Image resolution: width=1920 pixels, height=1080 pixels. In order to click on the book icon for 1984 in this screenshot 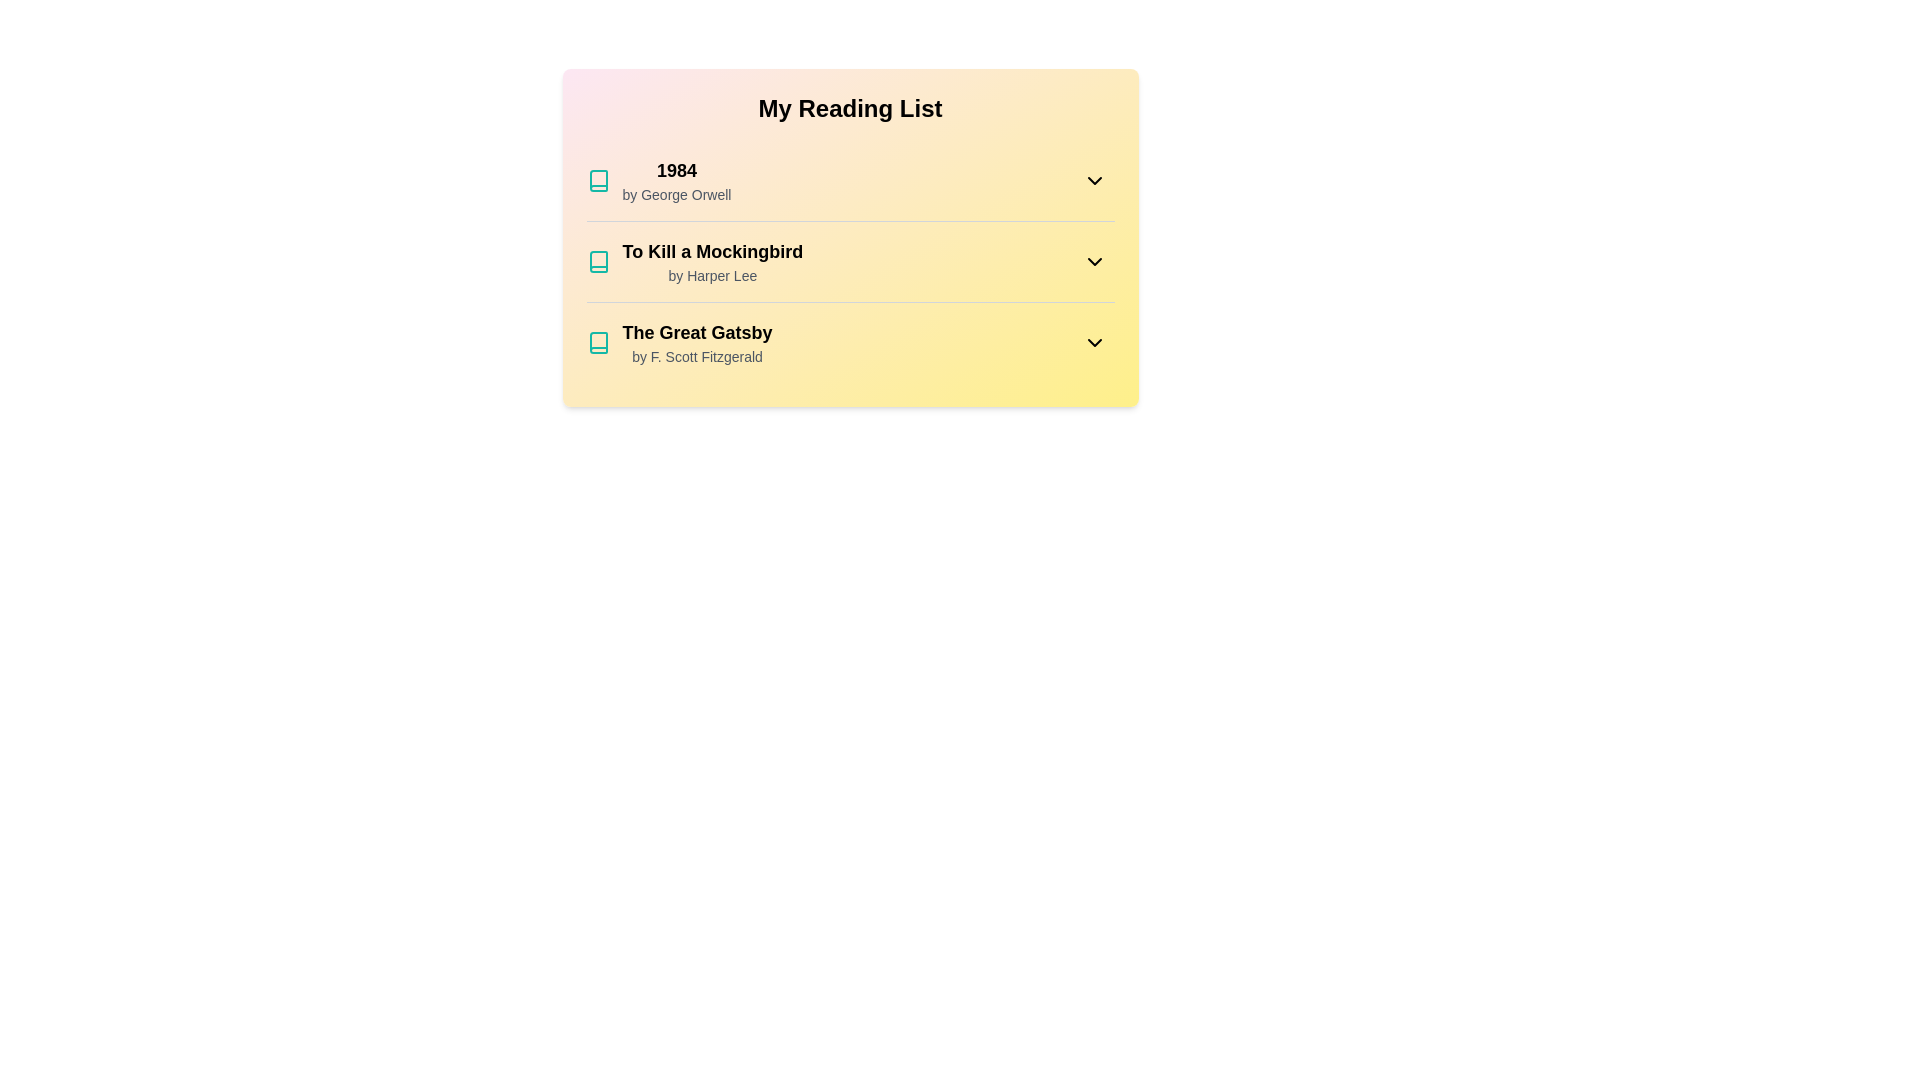, I will do `click(597, 181)`.